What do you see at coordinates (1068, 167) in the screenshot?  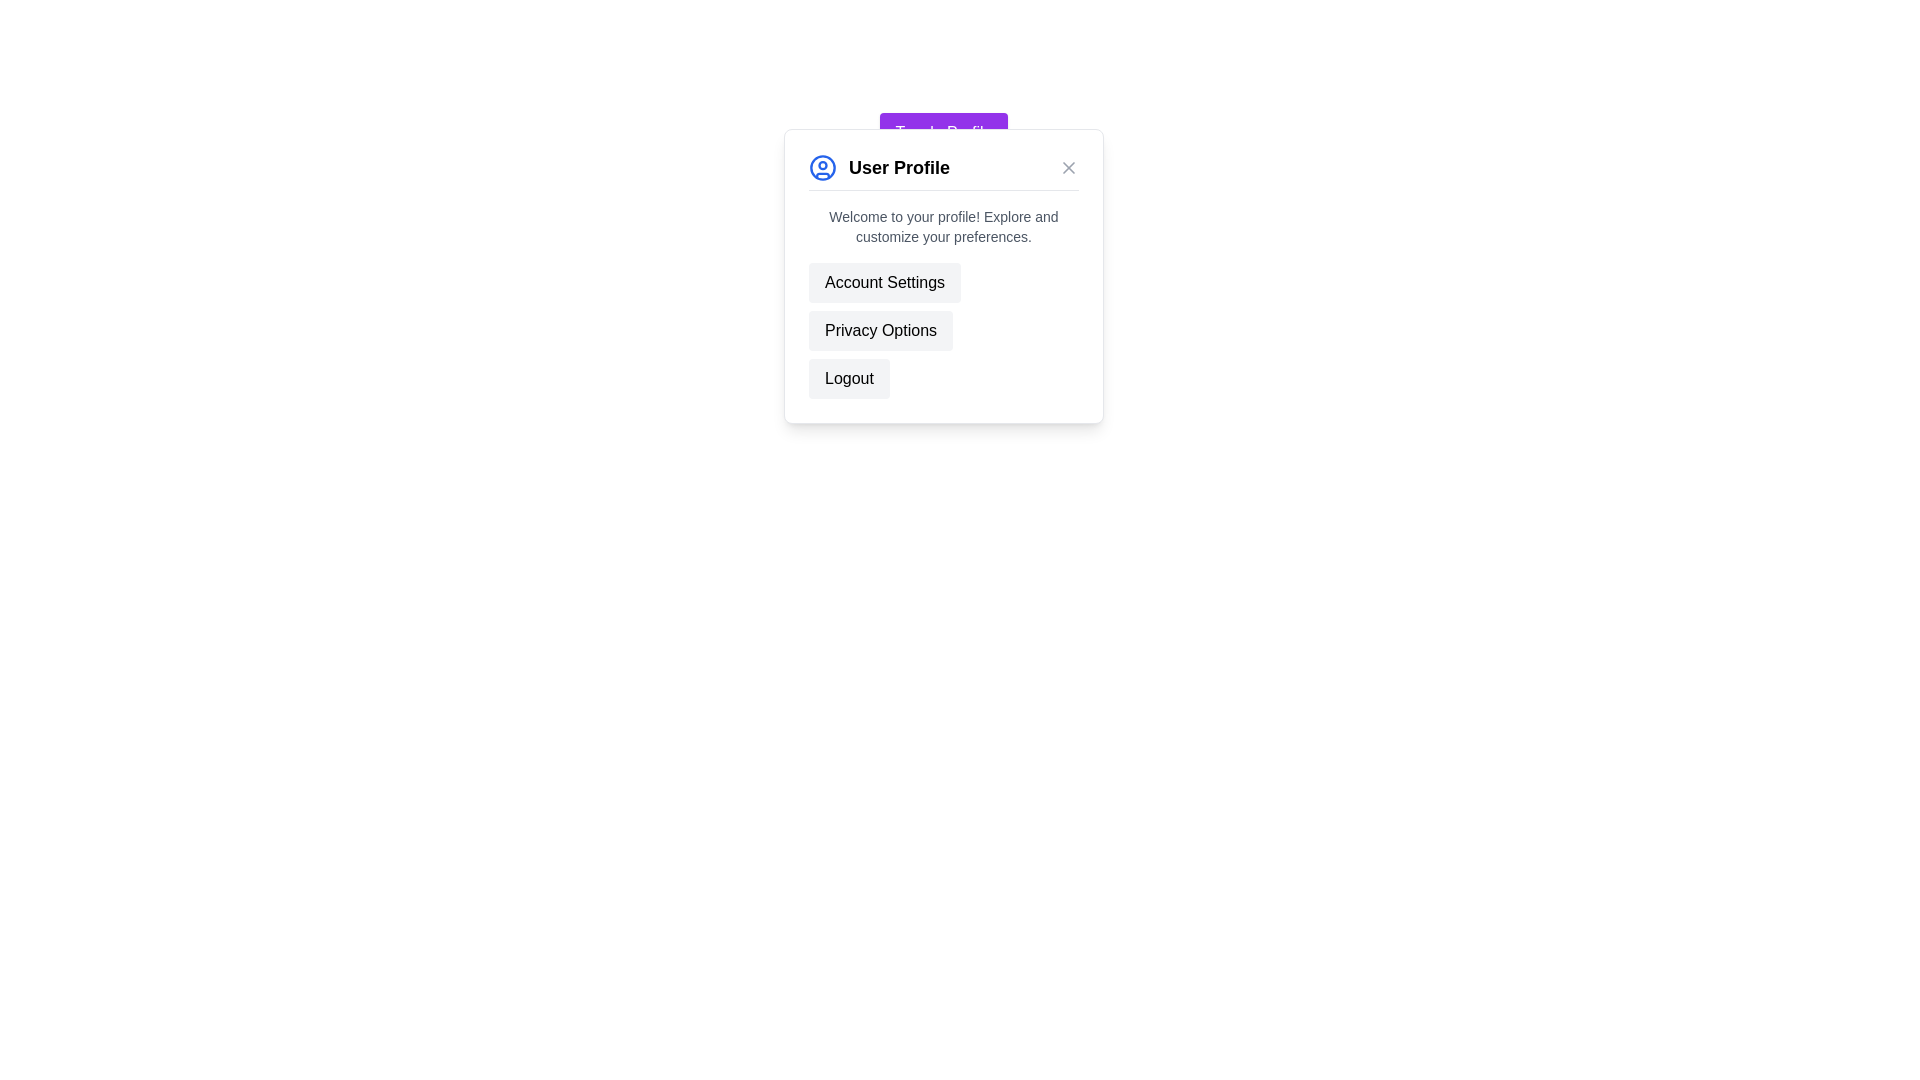 I see `the close button located at the top-right corner of the 'User Profile' modal to change its highlight color` at bounding box center [1068, 167].